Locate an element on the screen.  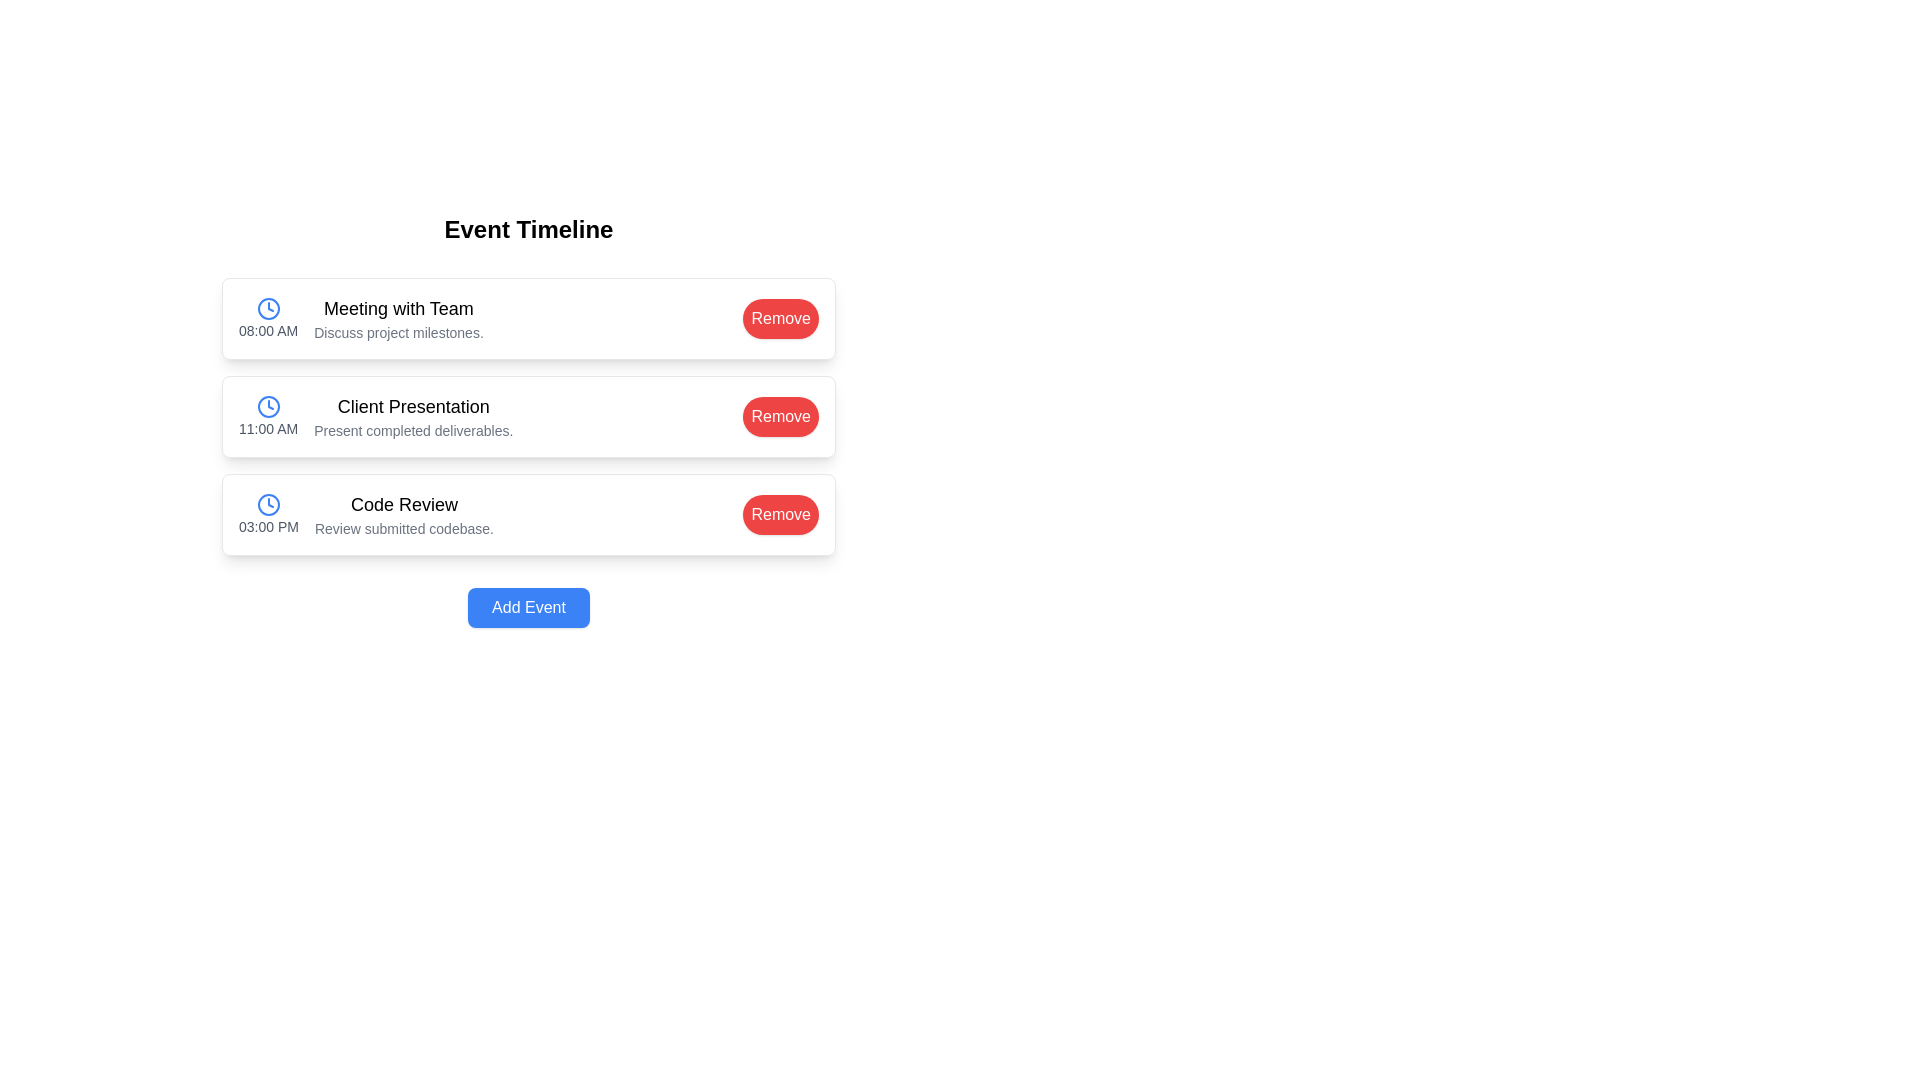
the first 'Remove' button located in the top right corner of the first item in the 'Event Timeline' is located at coordinates (780, 317).